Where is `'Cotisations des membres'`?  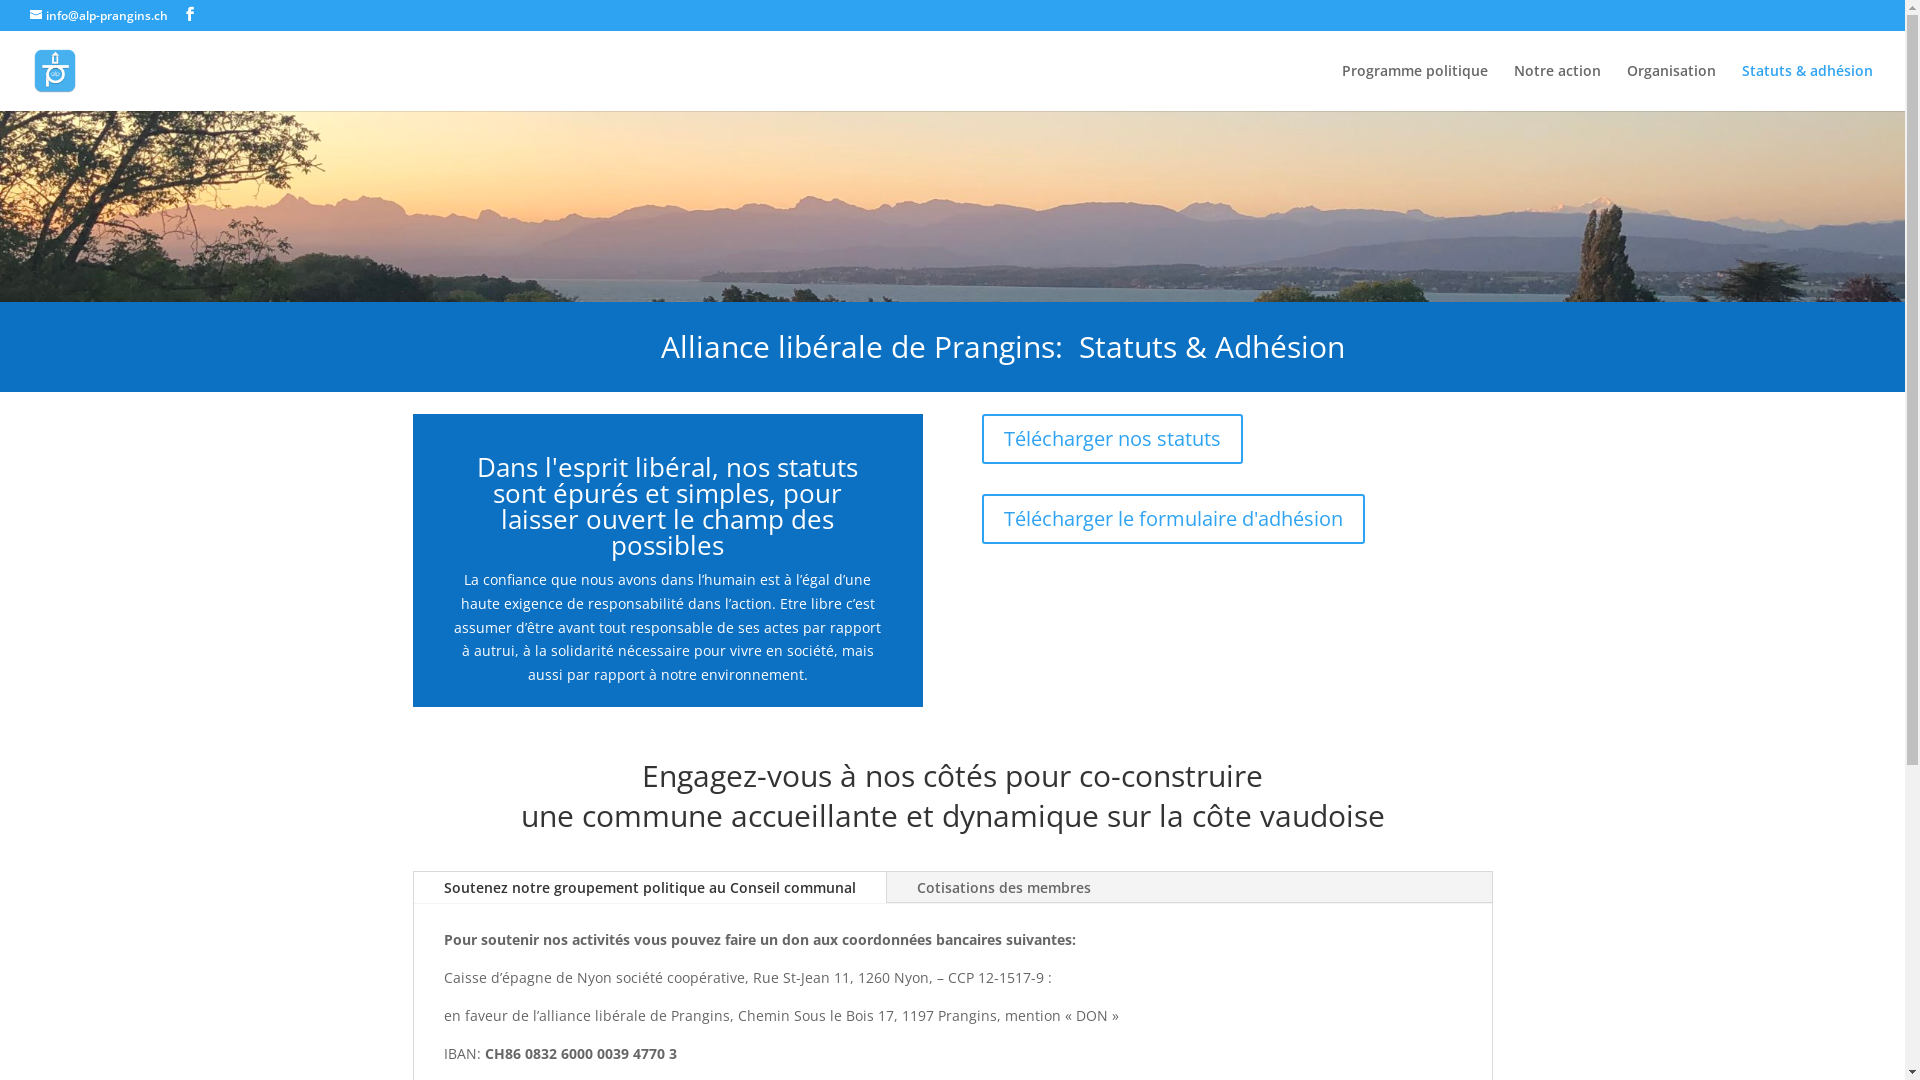
'Cotisations des membres' is located at coordinates (1003, 886).